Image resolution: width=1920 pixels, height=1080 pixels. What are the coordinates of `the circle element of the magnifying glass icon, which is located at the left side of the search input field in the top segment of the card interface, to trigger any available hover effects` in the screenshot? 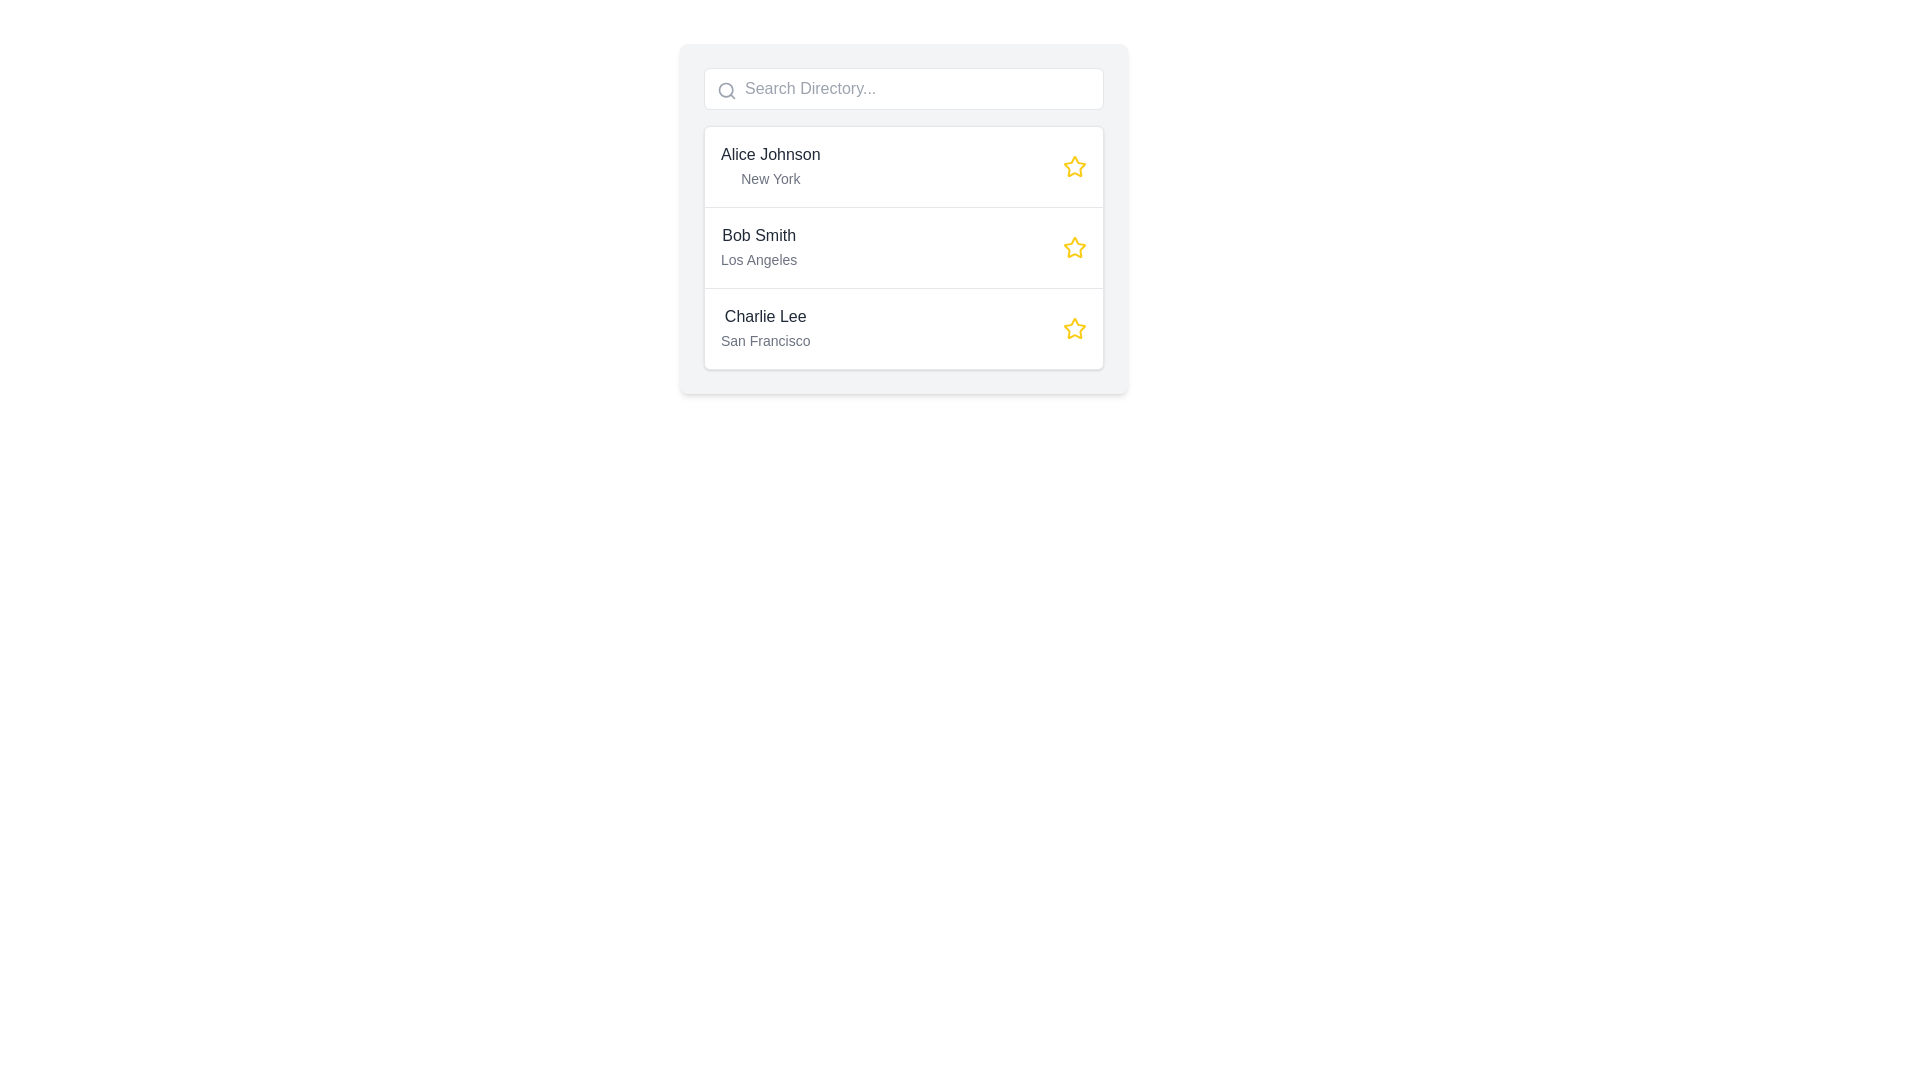 It's located at (725, 90).